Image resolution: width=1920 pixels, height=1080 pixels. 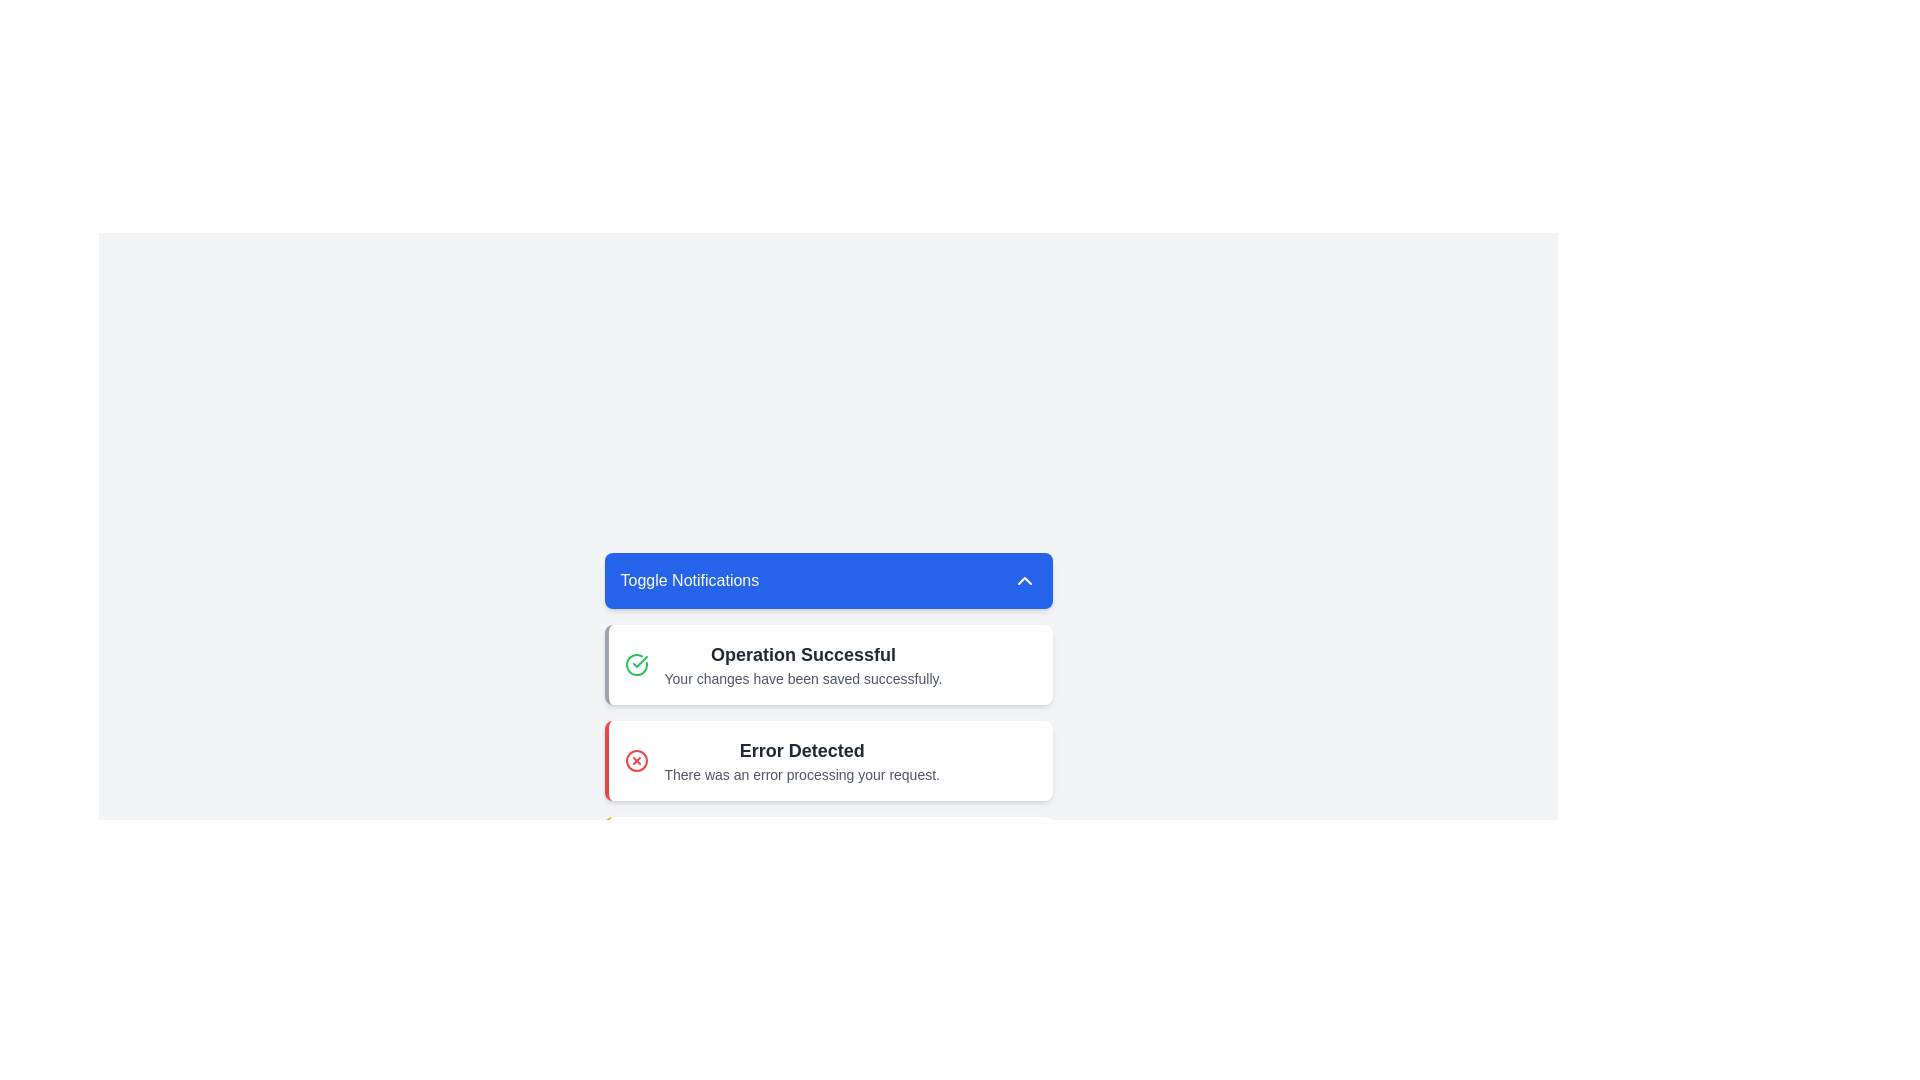 What do you see at coordinates (802, 751) in the screenshot?
I see `the 'Error Detected' text label, which is displayed prominently in large, bold, black font as part of an error notification card below the 'Operation Successful' notification card` at bounding box center [802, 751].